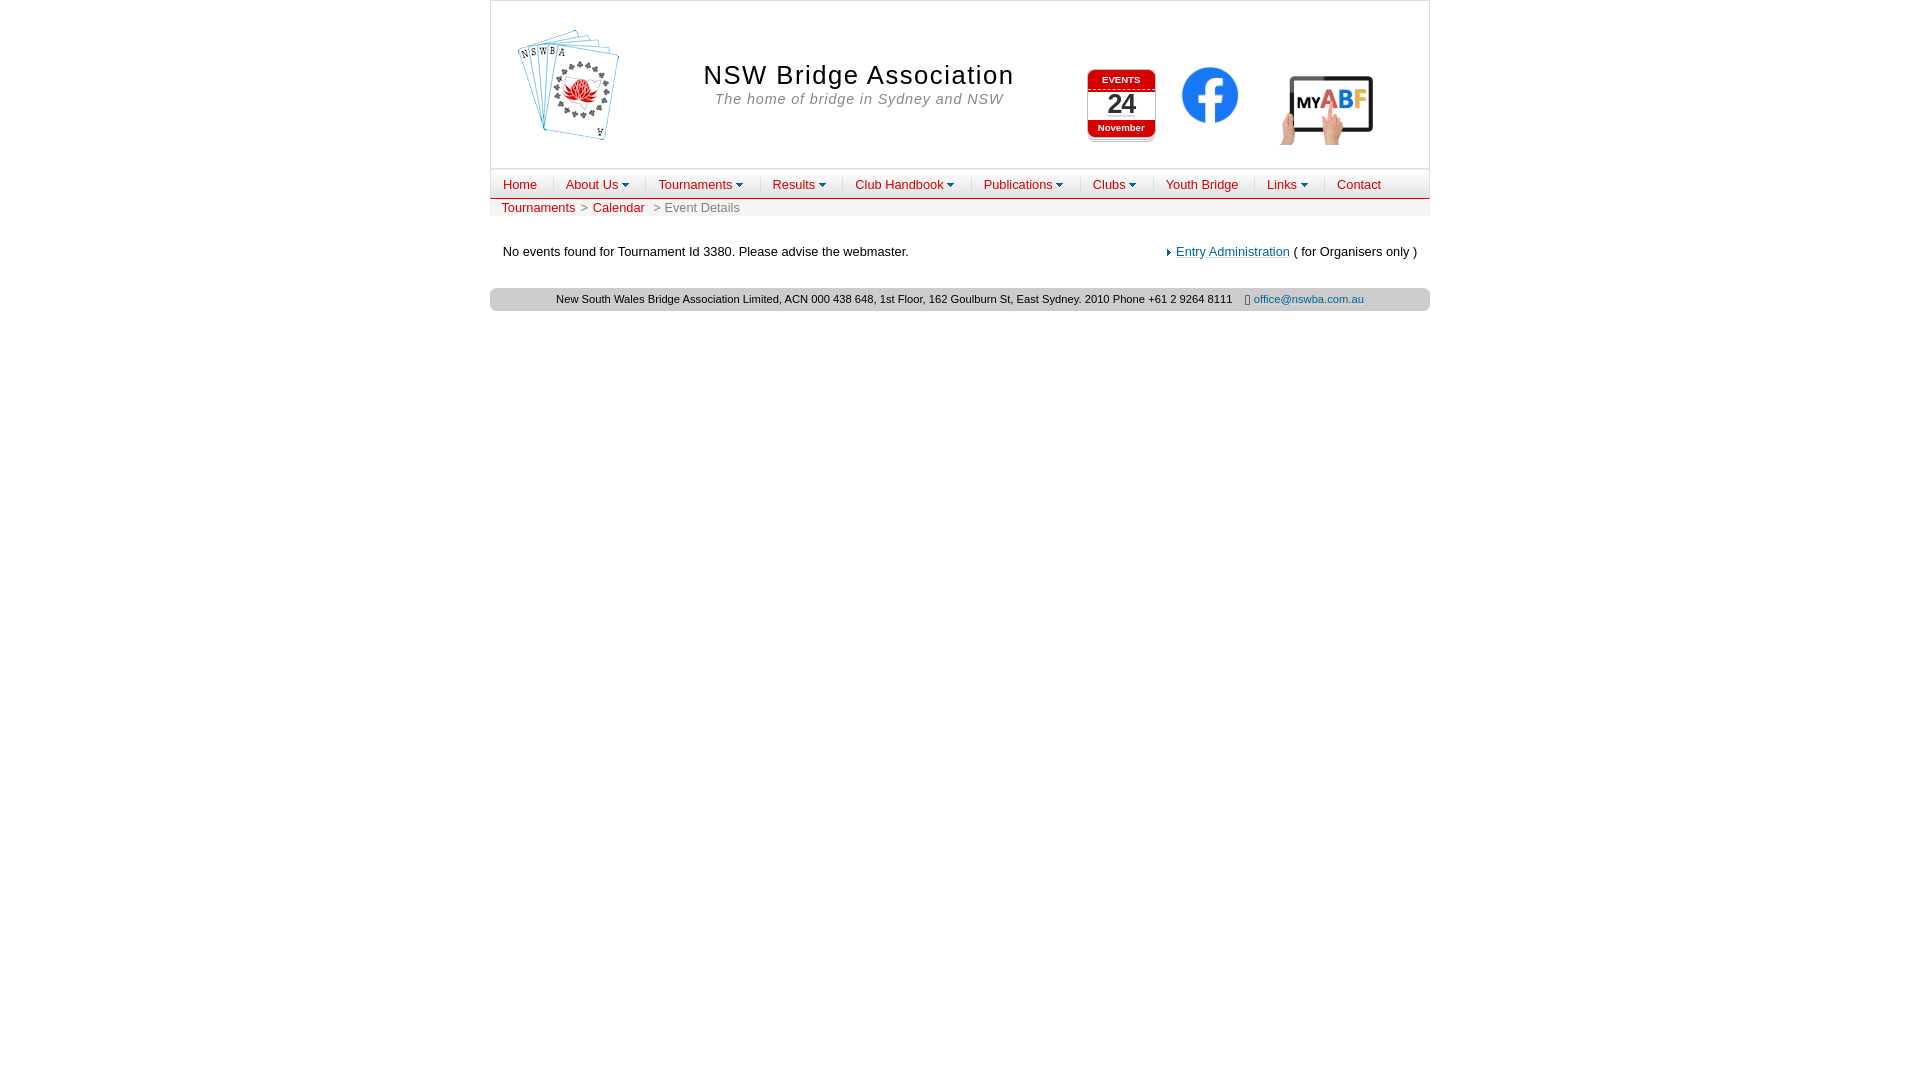  Describe the element at coordinates (1287, 184) in the screenshot. I see `'Links'` at that location.